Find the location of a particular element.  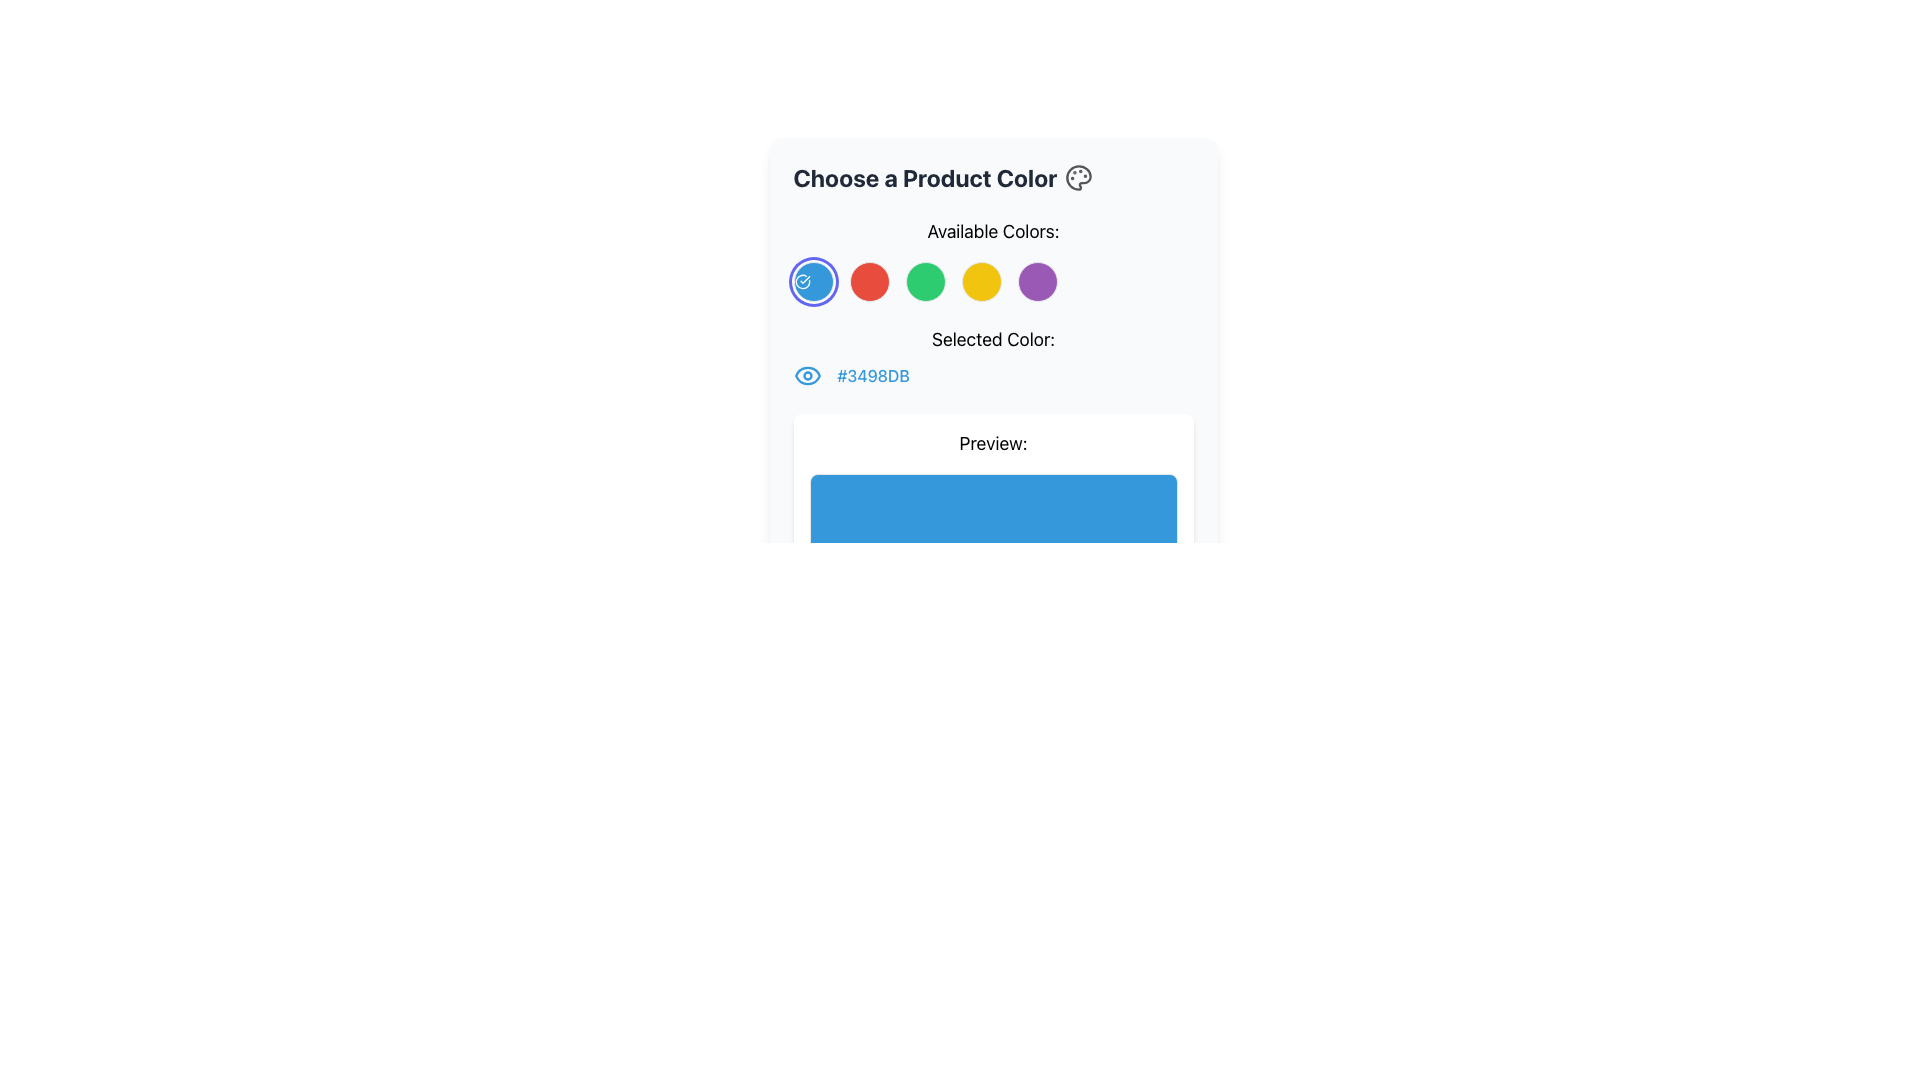

the static text displaying the currently selected color in hexadecimal code format, located in the 'Selected Color' section, to the right of the eye icon is located at coordinates (873, 375).